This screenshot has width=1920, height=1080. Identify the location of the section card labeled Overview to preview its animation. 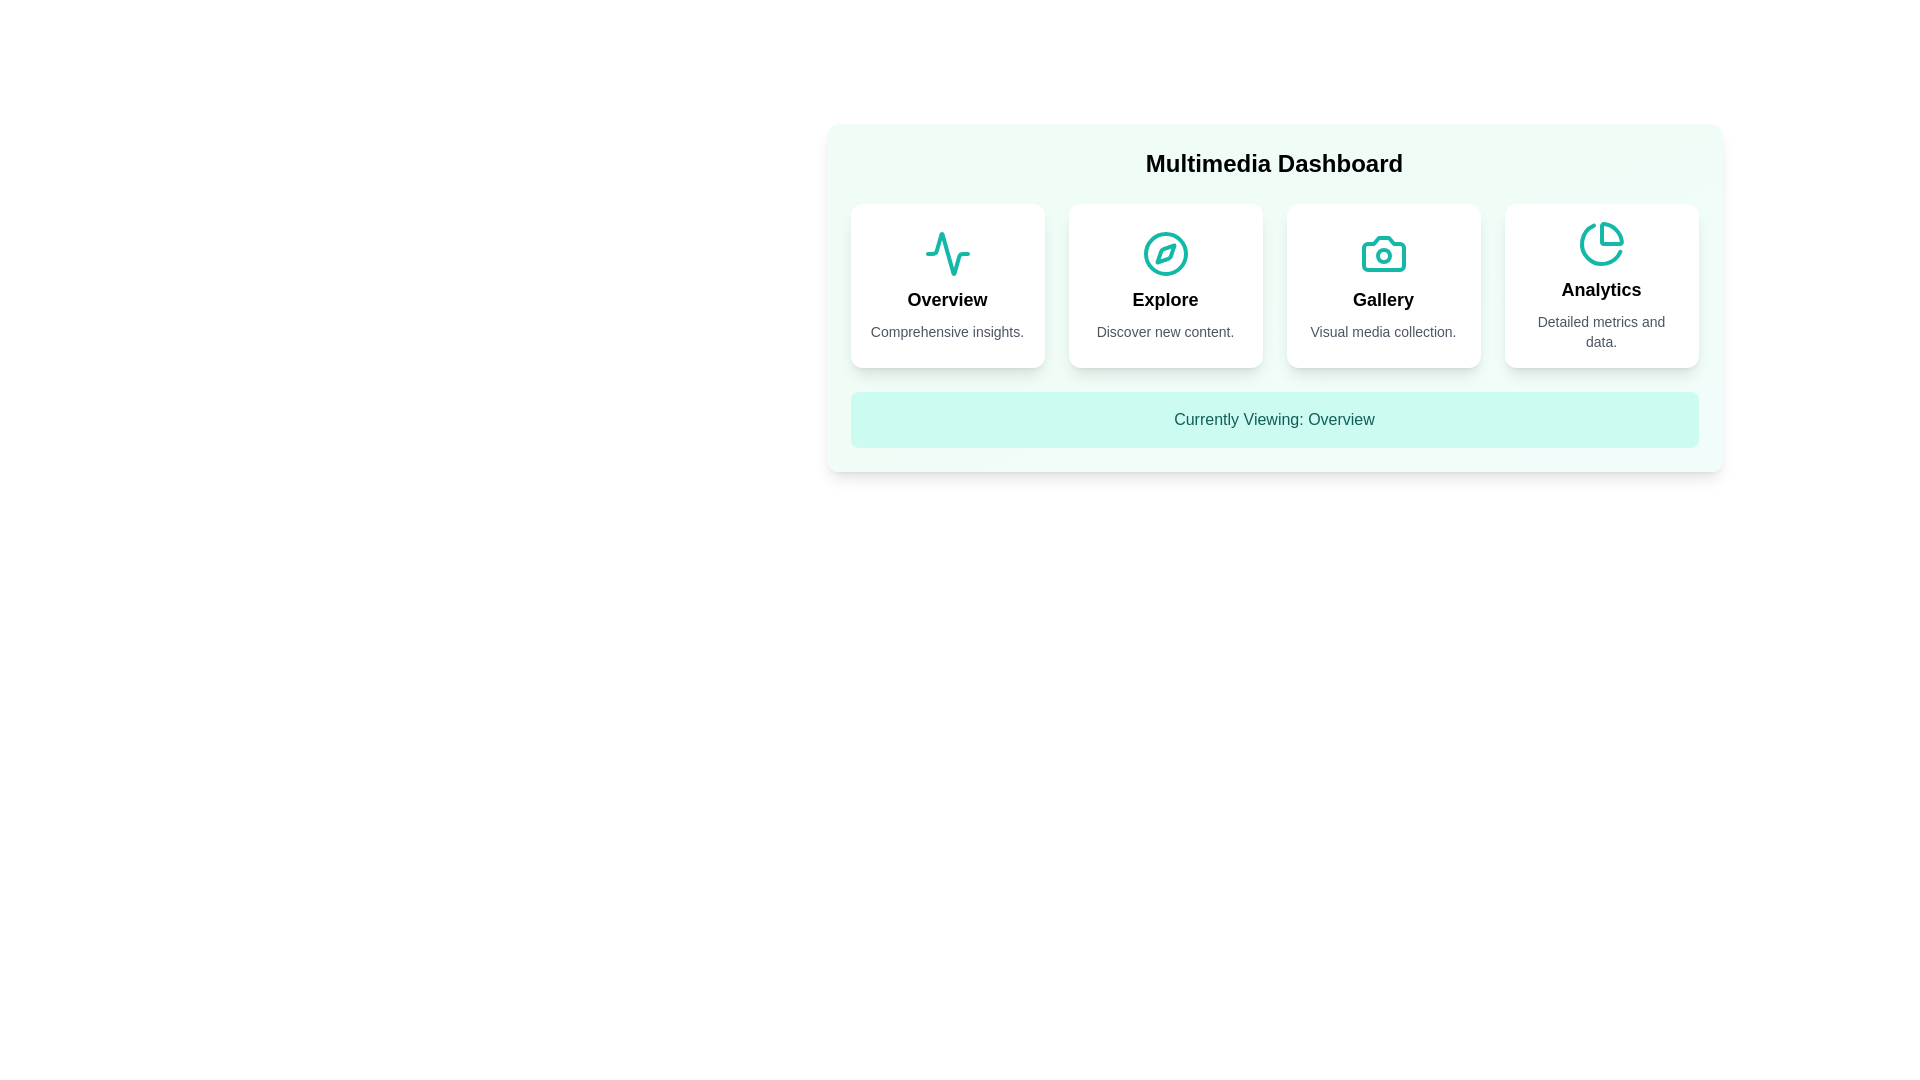
(946, 285).